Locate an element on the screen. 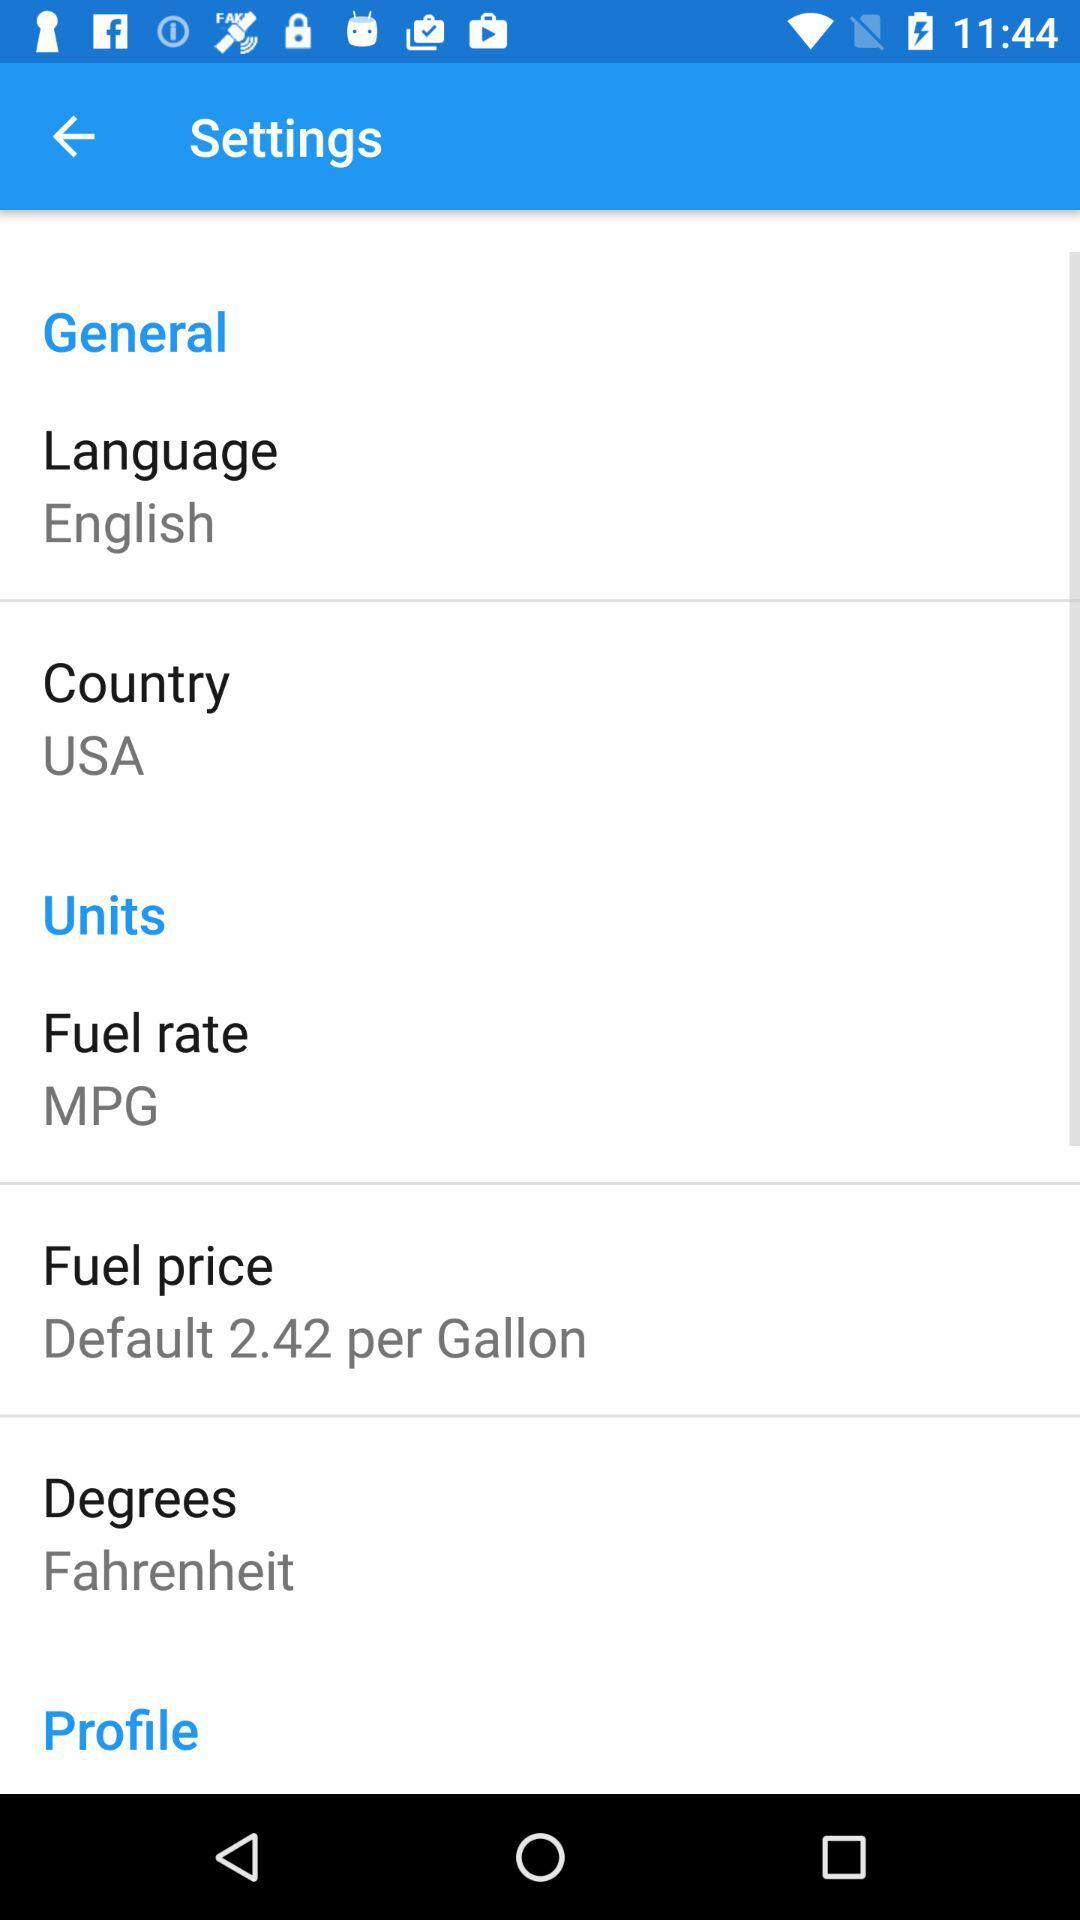 The height and width of the screenshot is (1920, 1080). the language icon is located at coordinates (159, 447).